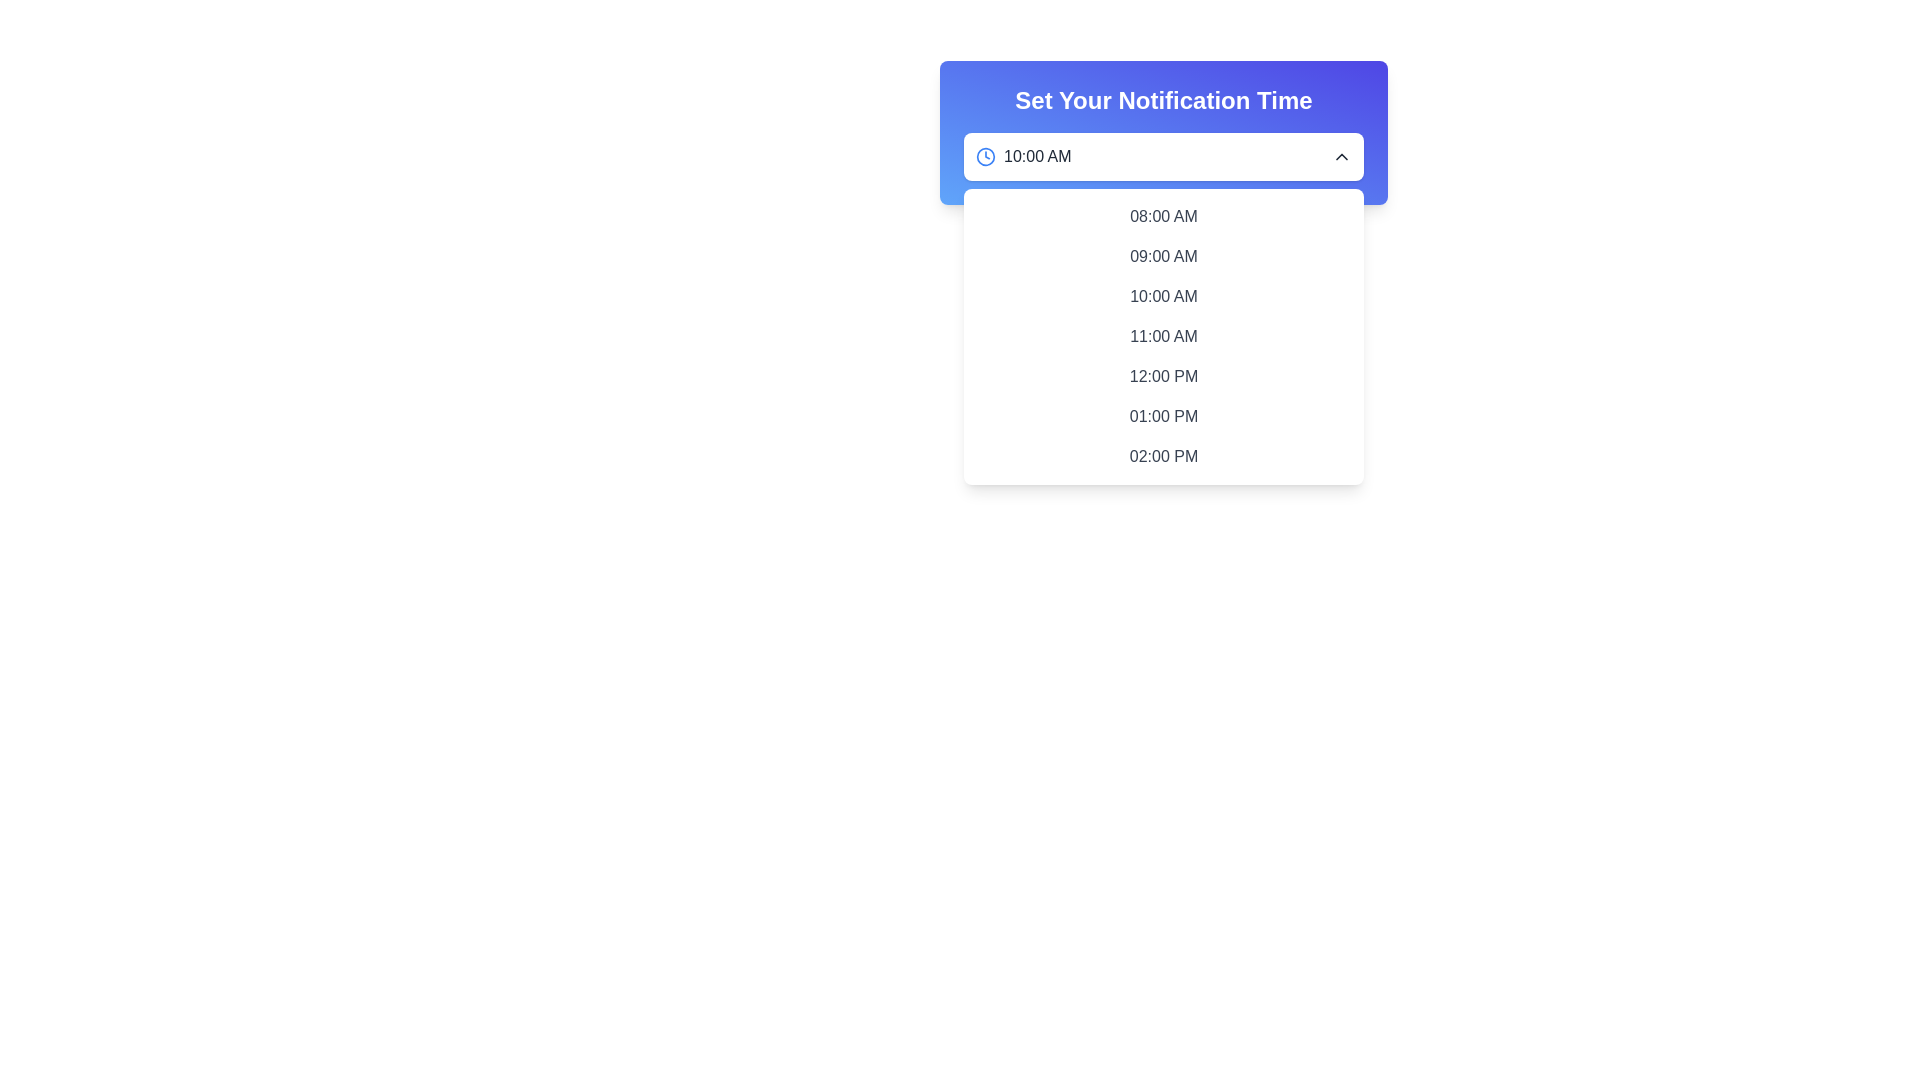  I want to click on the outer ring of the clock icon in the blue header area of the time selection dropdown, located to the left of the '10:00 AM' text field, so click(985, 156).